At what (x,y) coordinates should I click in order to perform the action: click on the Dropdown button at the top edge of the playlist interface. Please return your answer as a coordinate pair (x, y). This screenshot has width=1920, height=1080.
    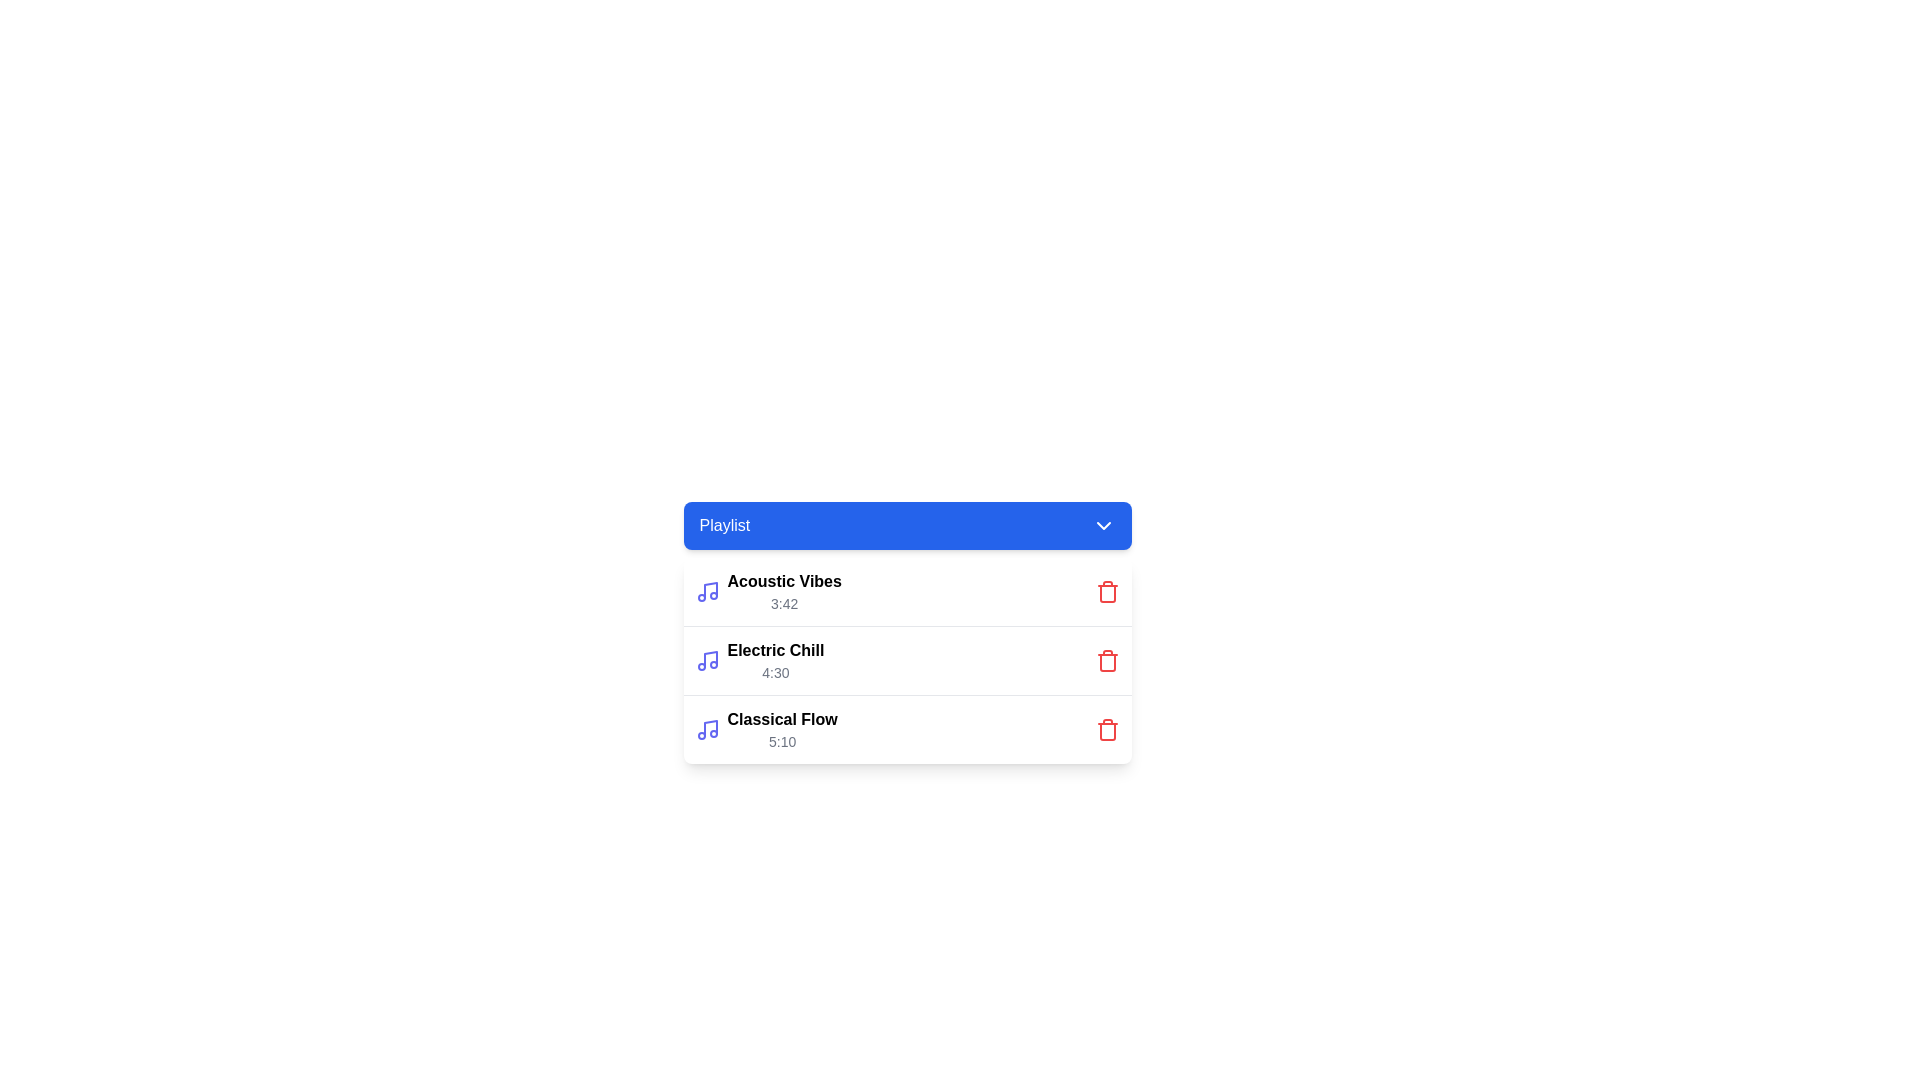
    Looking at the image, I should click on (906, 524).